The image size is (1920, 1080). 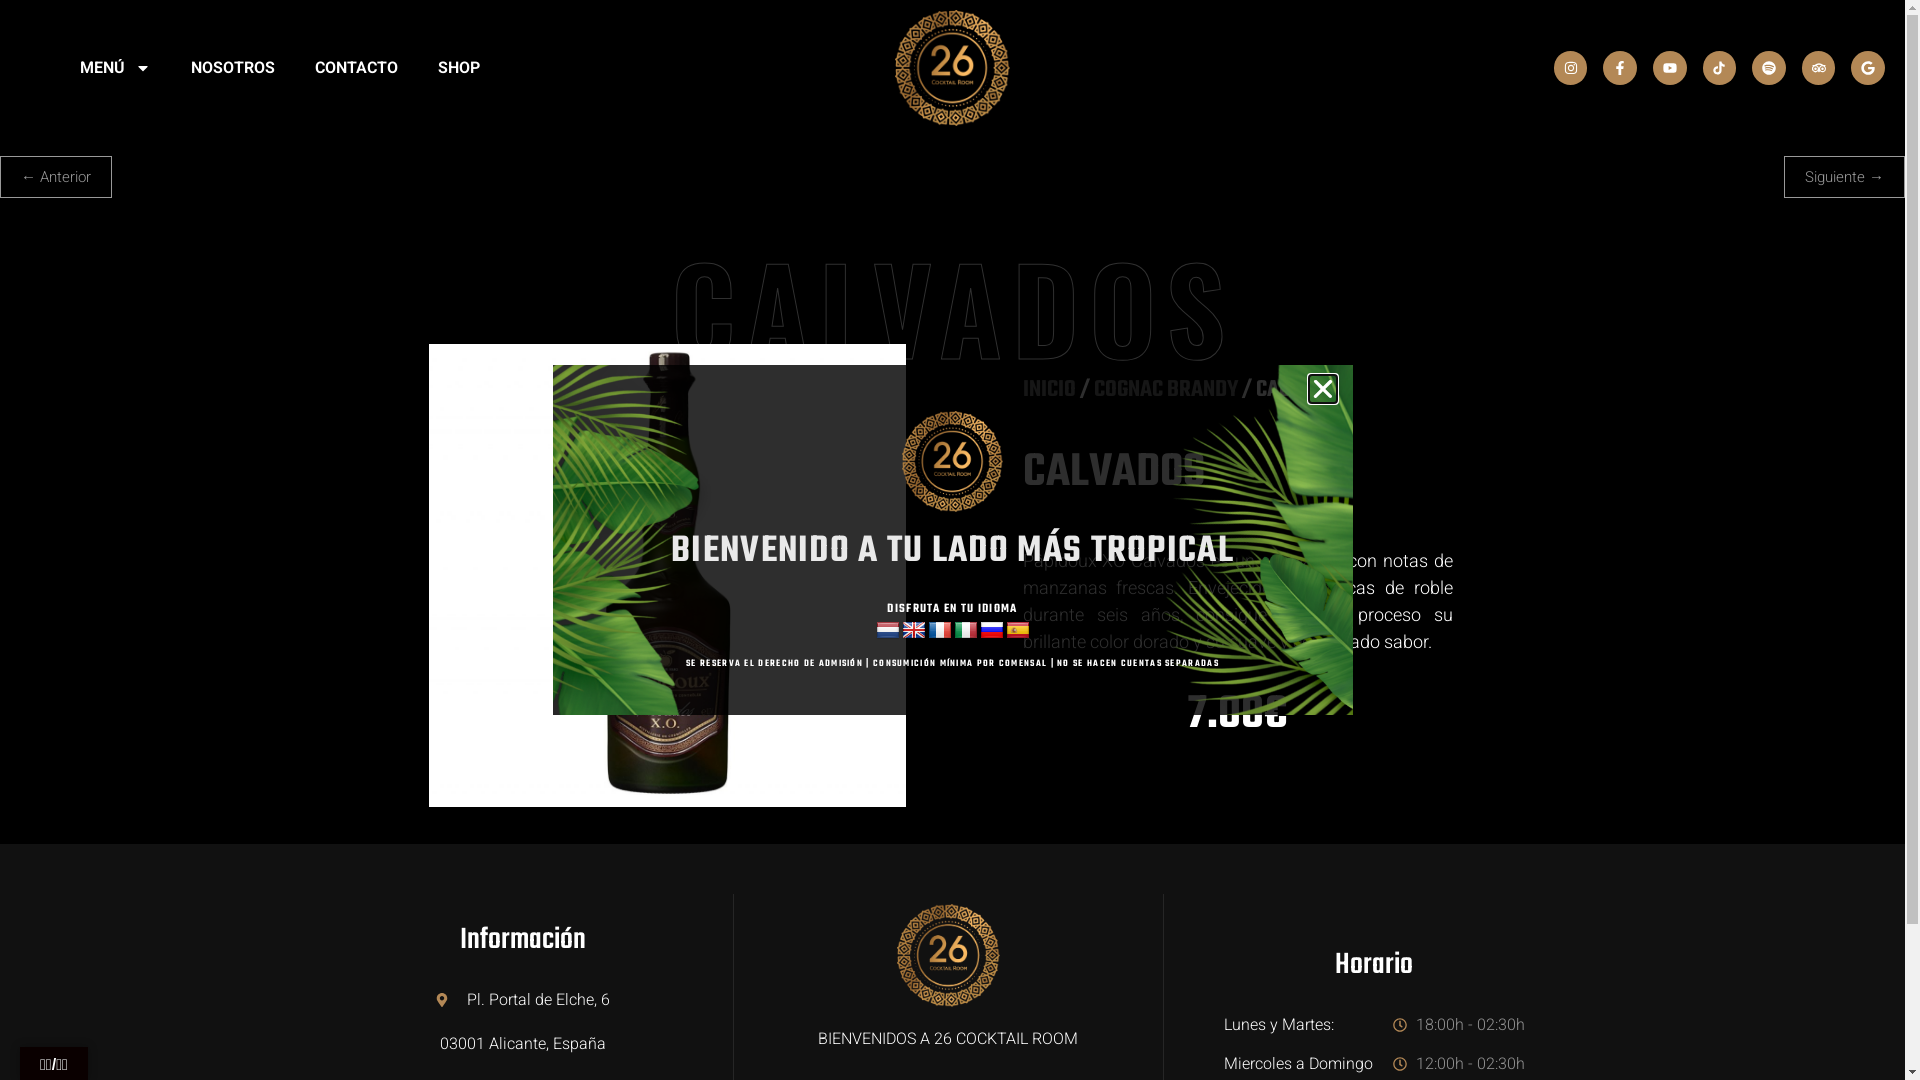 I want to click on 'Italian', so click(x=953, y=631).